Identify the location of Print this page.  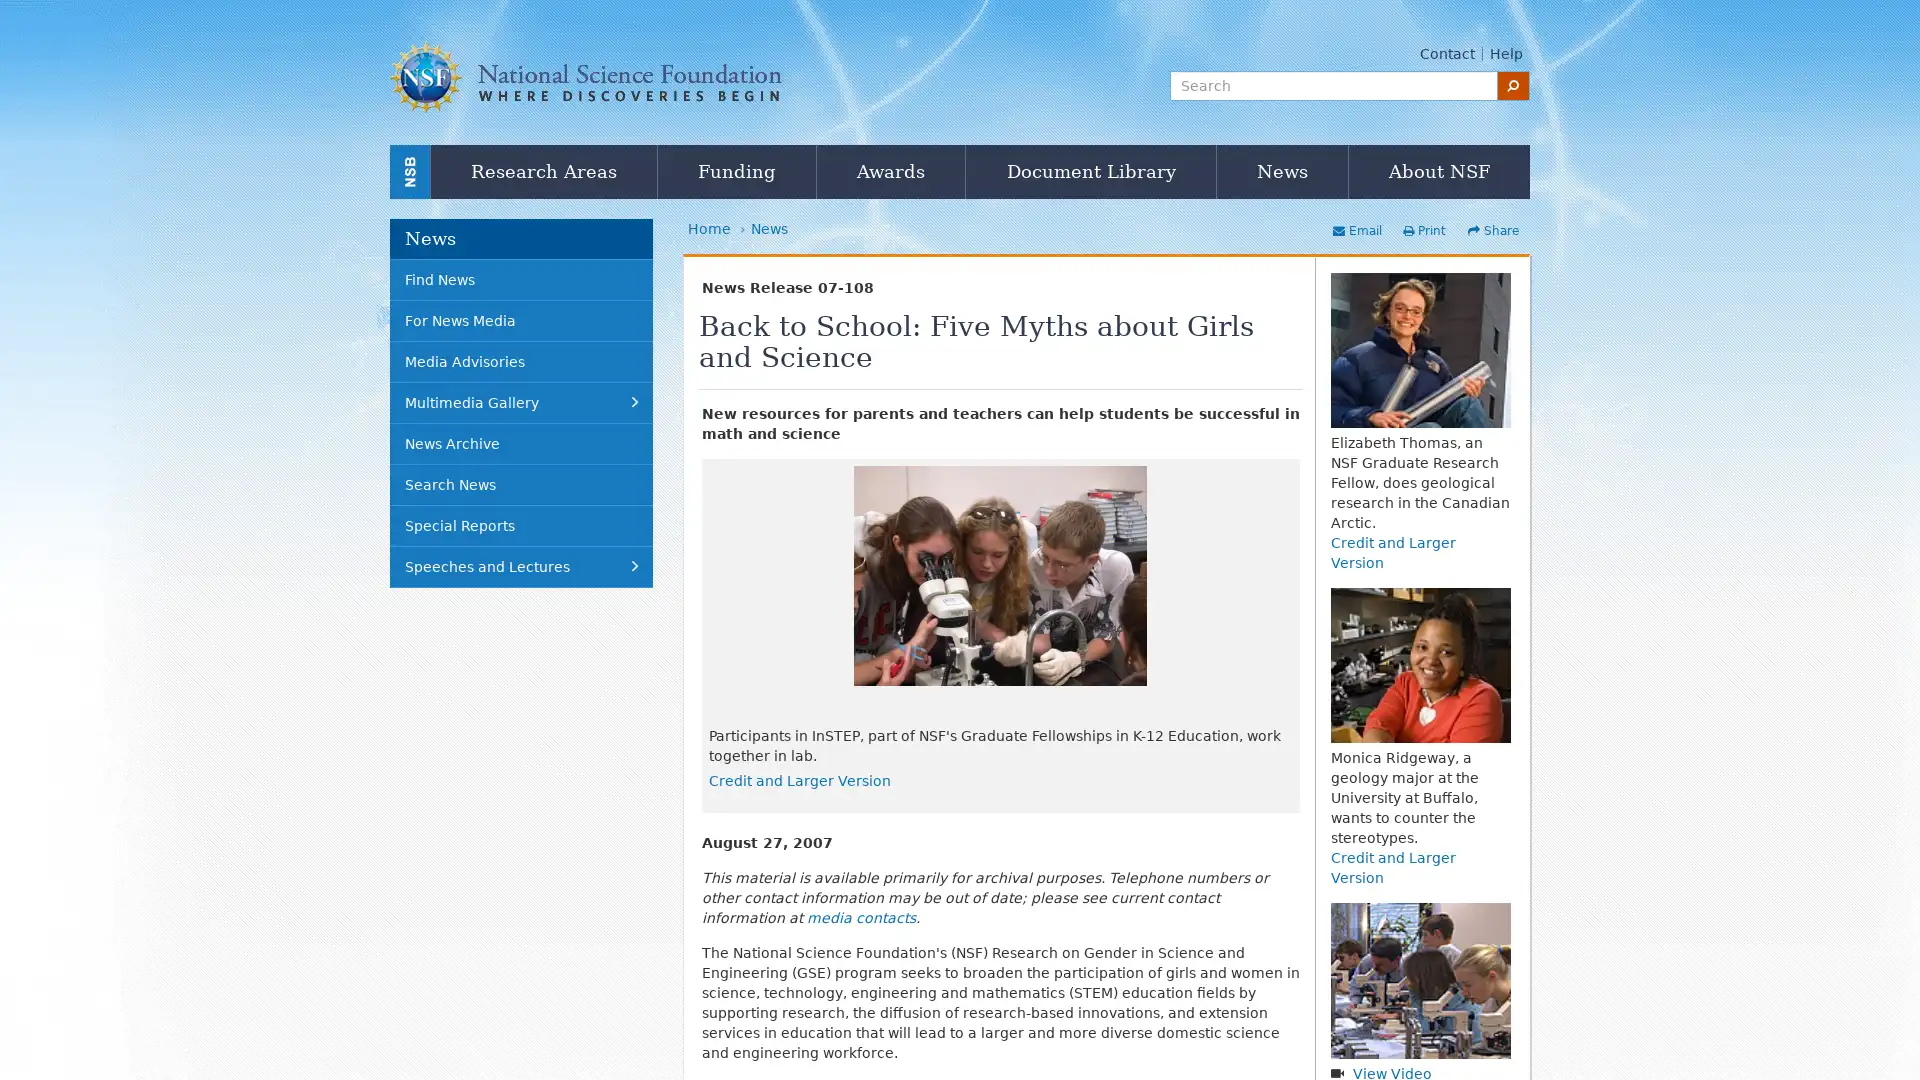
(1422, 230).